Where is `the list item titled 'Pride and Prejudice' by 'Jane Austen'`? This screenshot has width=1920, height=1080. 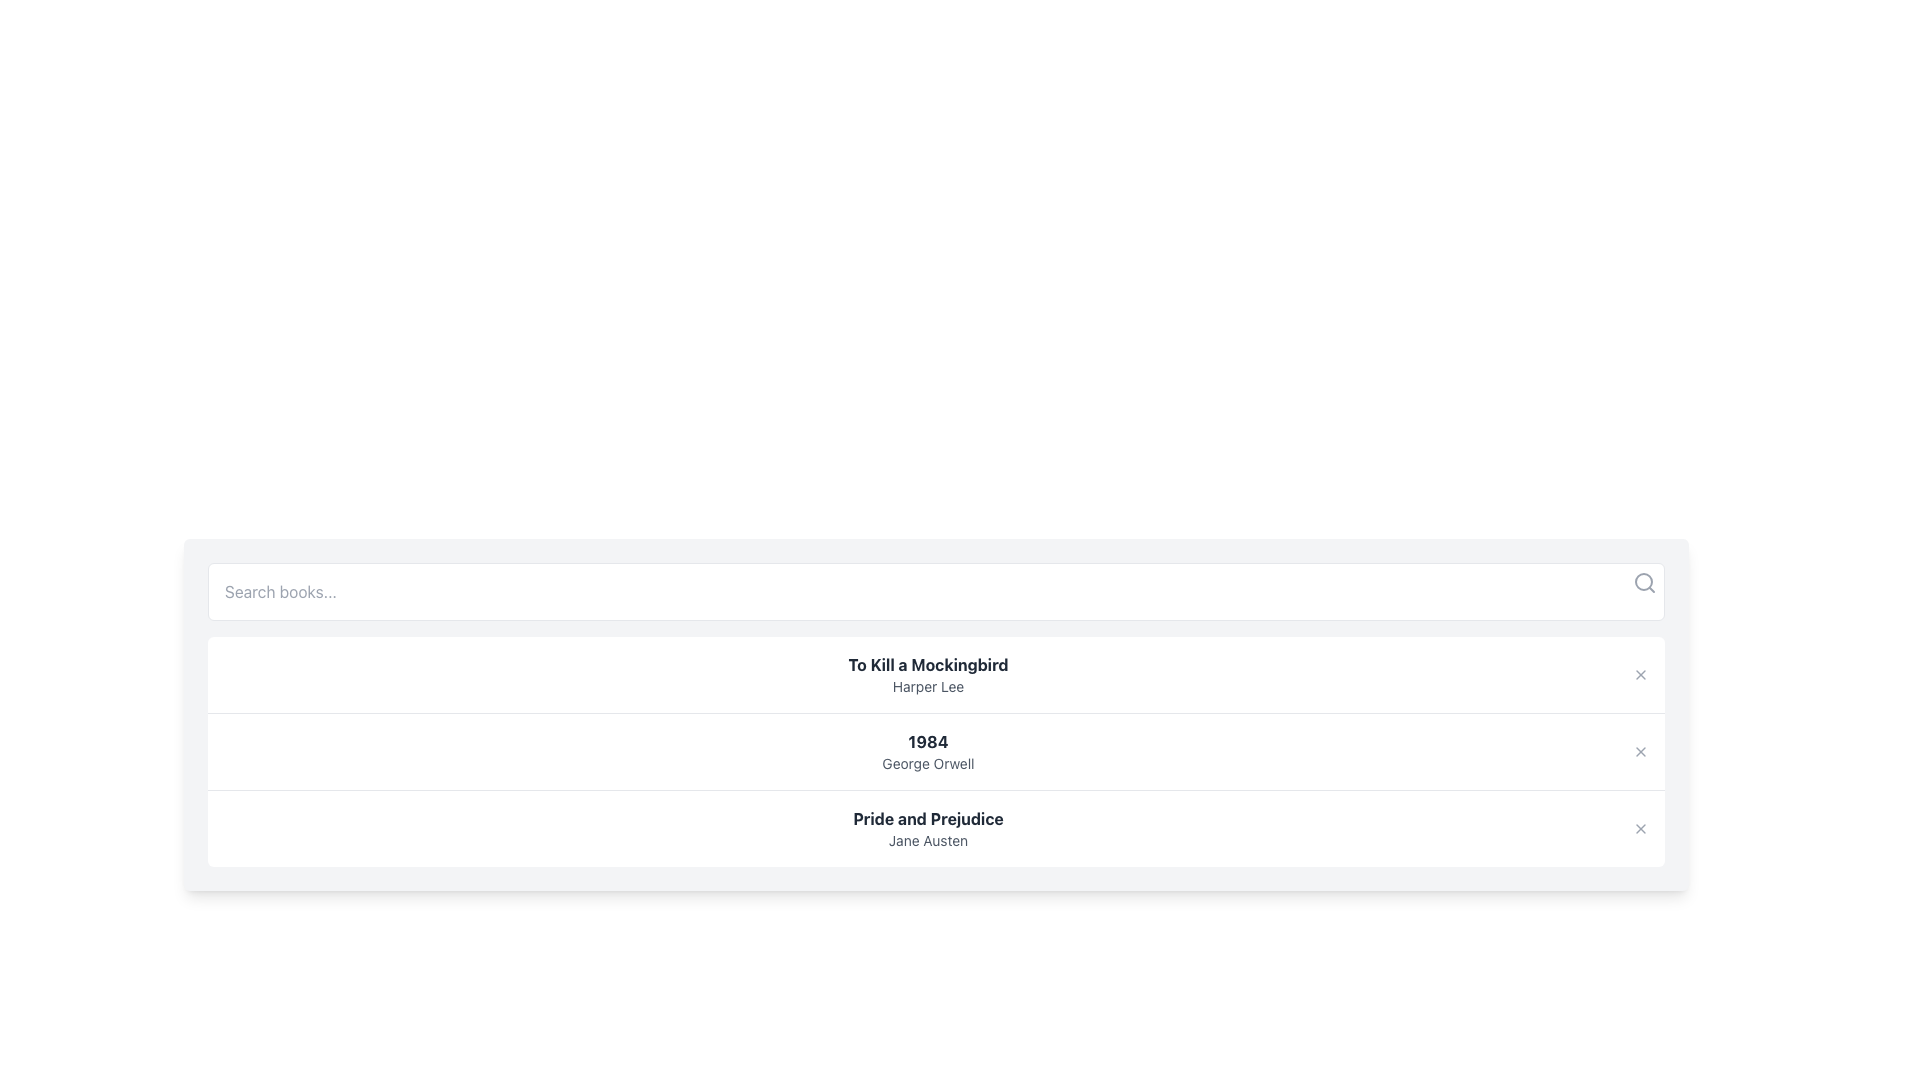
the list item titled 'Pride and Prejudice' by 'Jane Austen' is located at coordinates (935, 828).